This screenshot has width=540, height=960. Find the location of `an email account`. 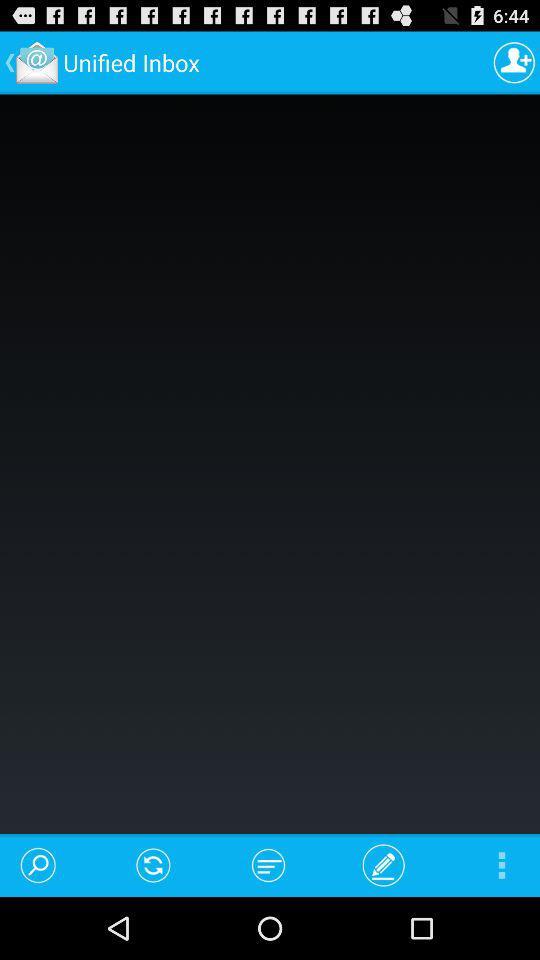

an email account is located at coordinates (514, 62).